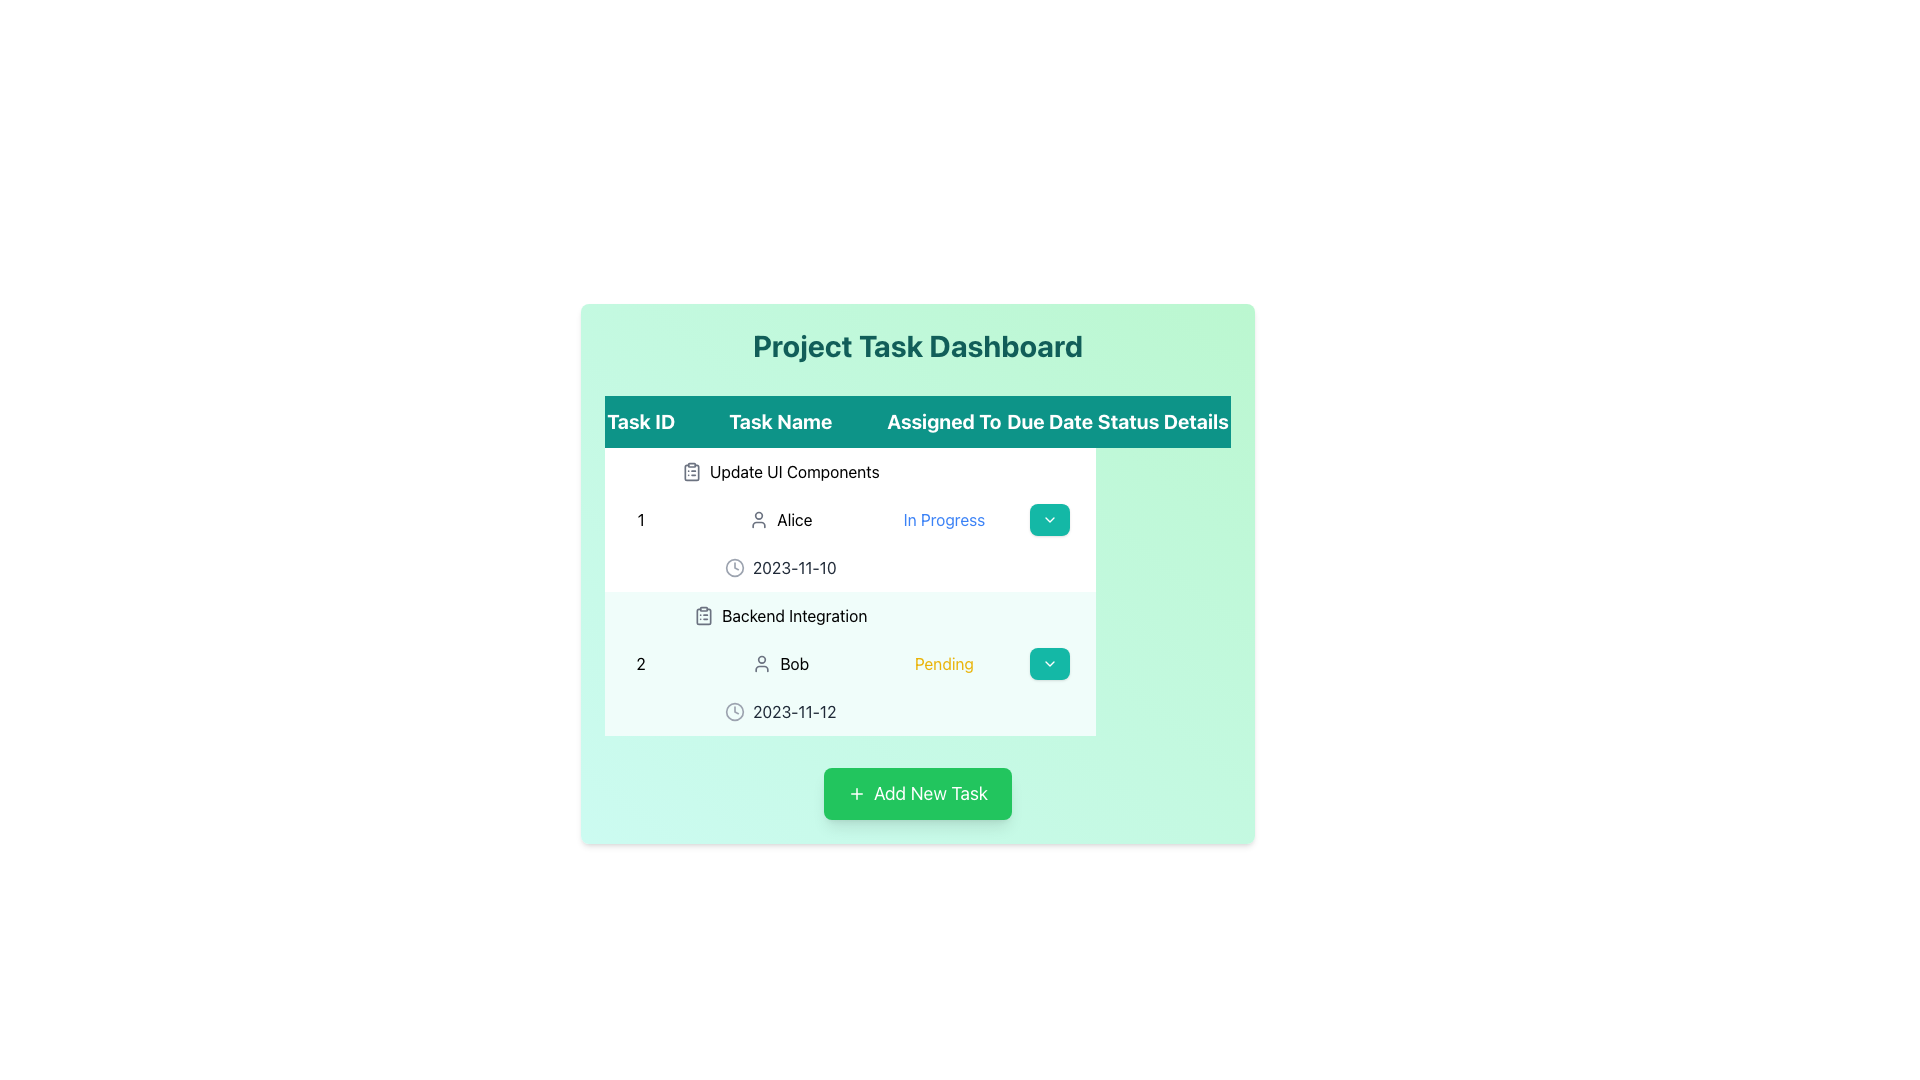  I want to click on the dropdown indicator icon located inside the teal button in the 'Details' column of the first row of the task table, so click(1049, 519).